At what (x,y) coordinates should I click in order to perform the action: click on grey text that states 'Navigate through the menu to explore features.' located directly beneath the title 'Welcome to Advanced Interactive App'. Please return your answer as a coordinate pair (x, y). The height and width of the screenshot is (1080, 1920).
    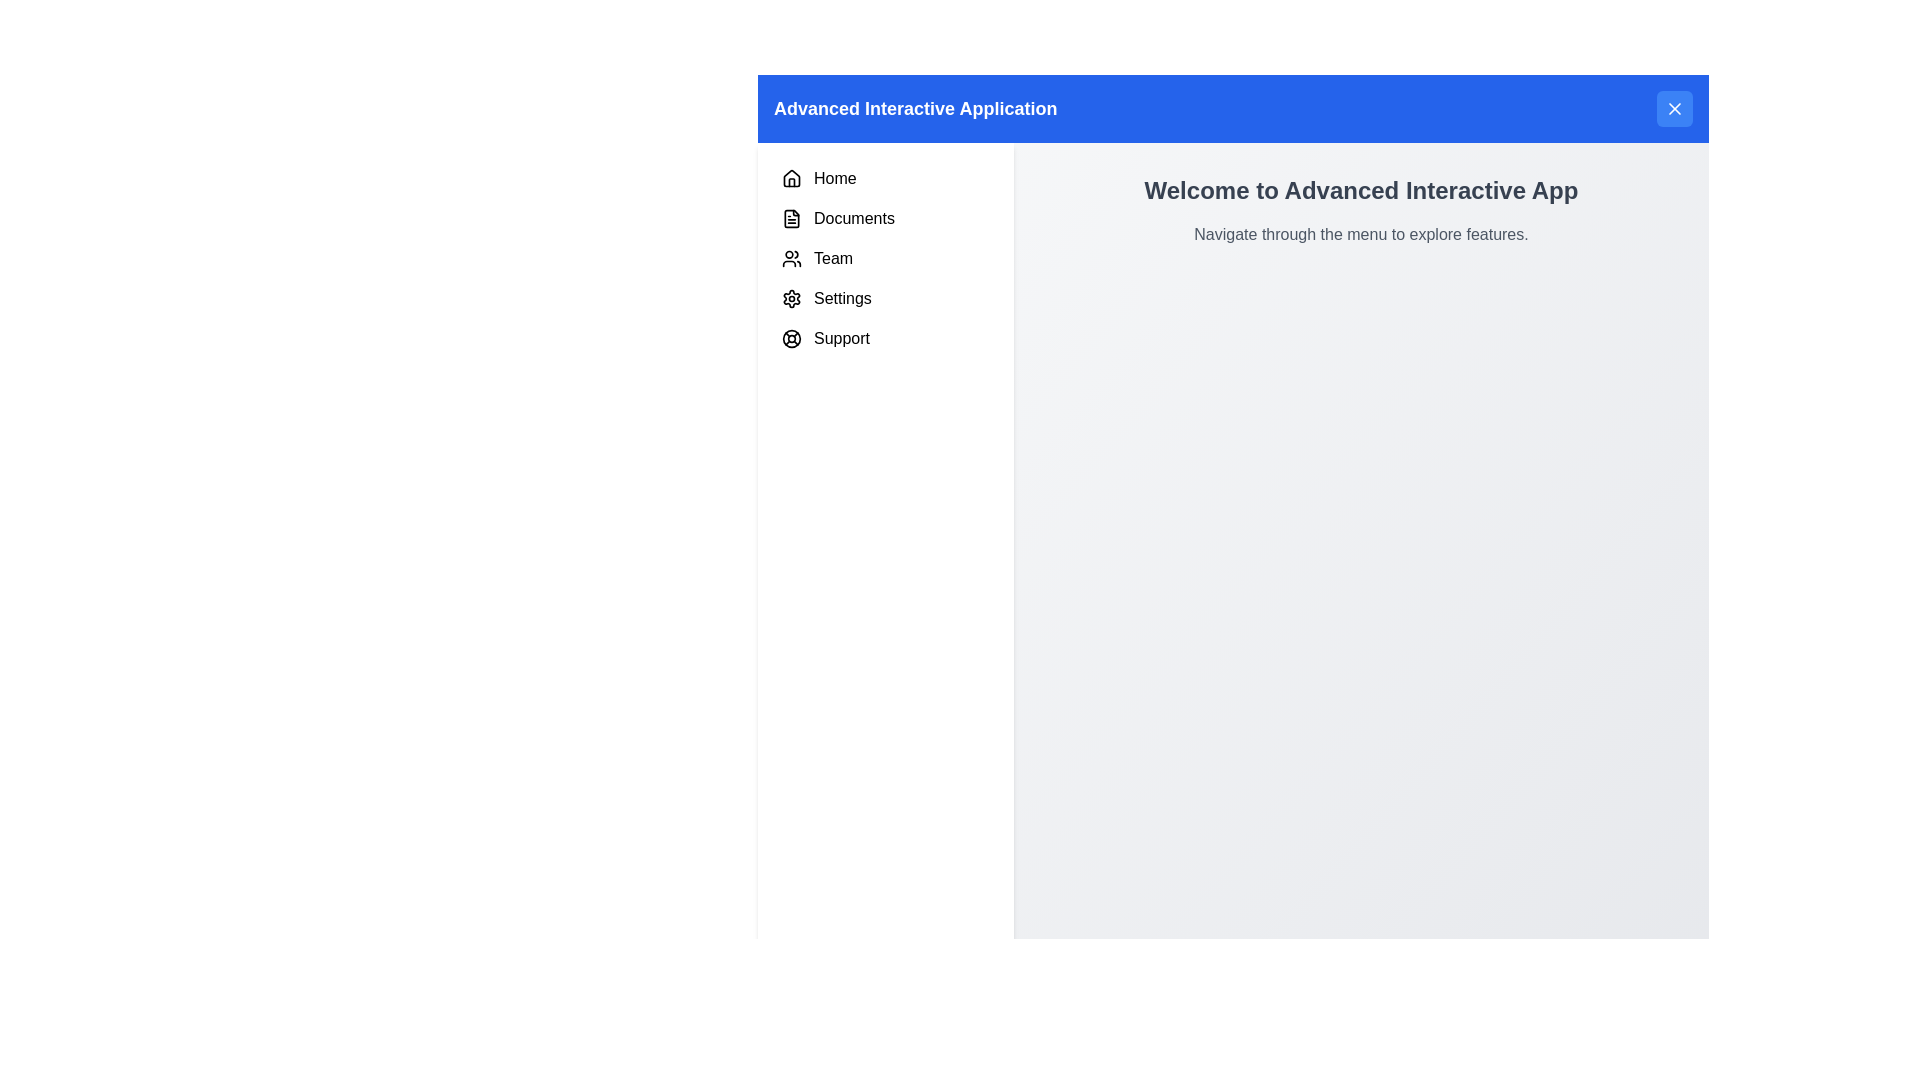
    Looking at the image, I should click on (1360, 234).